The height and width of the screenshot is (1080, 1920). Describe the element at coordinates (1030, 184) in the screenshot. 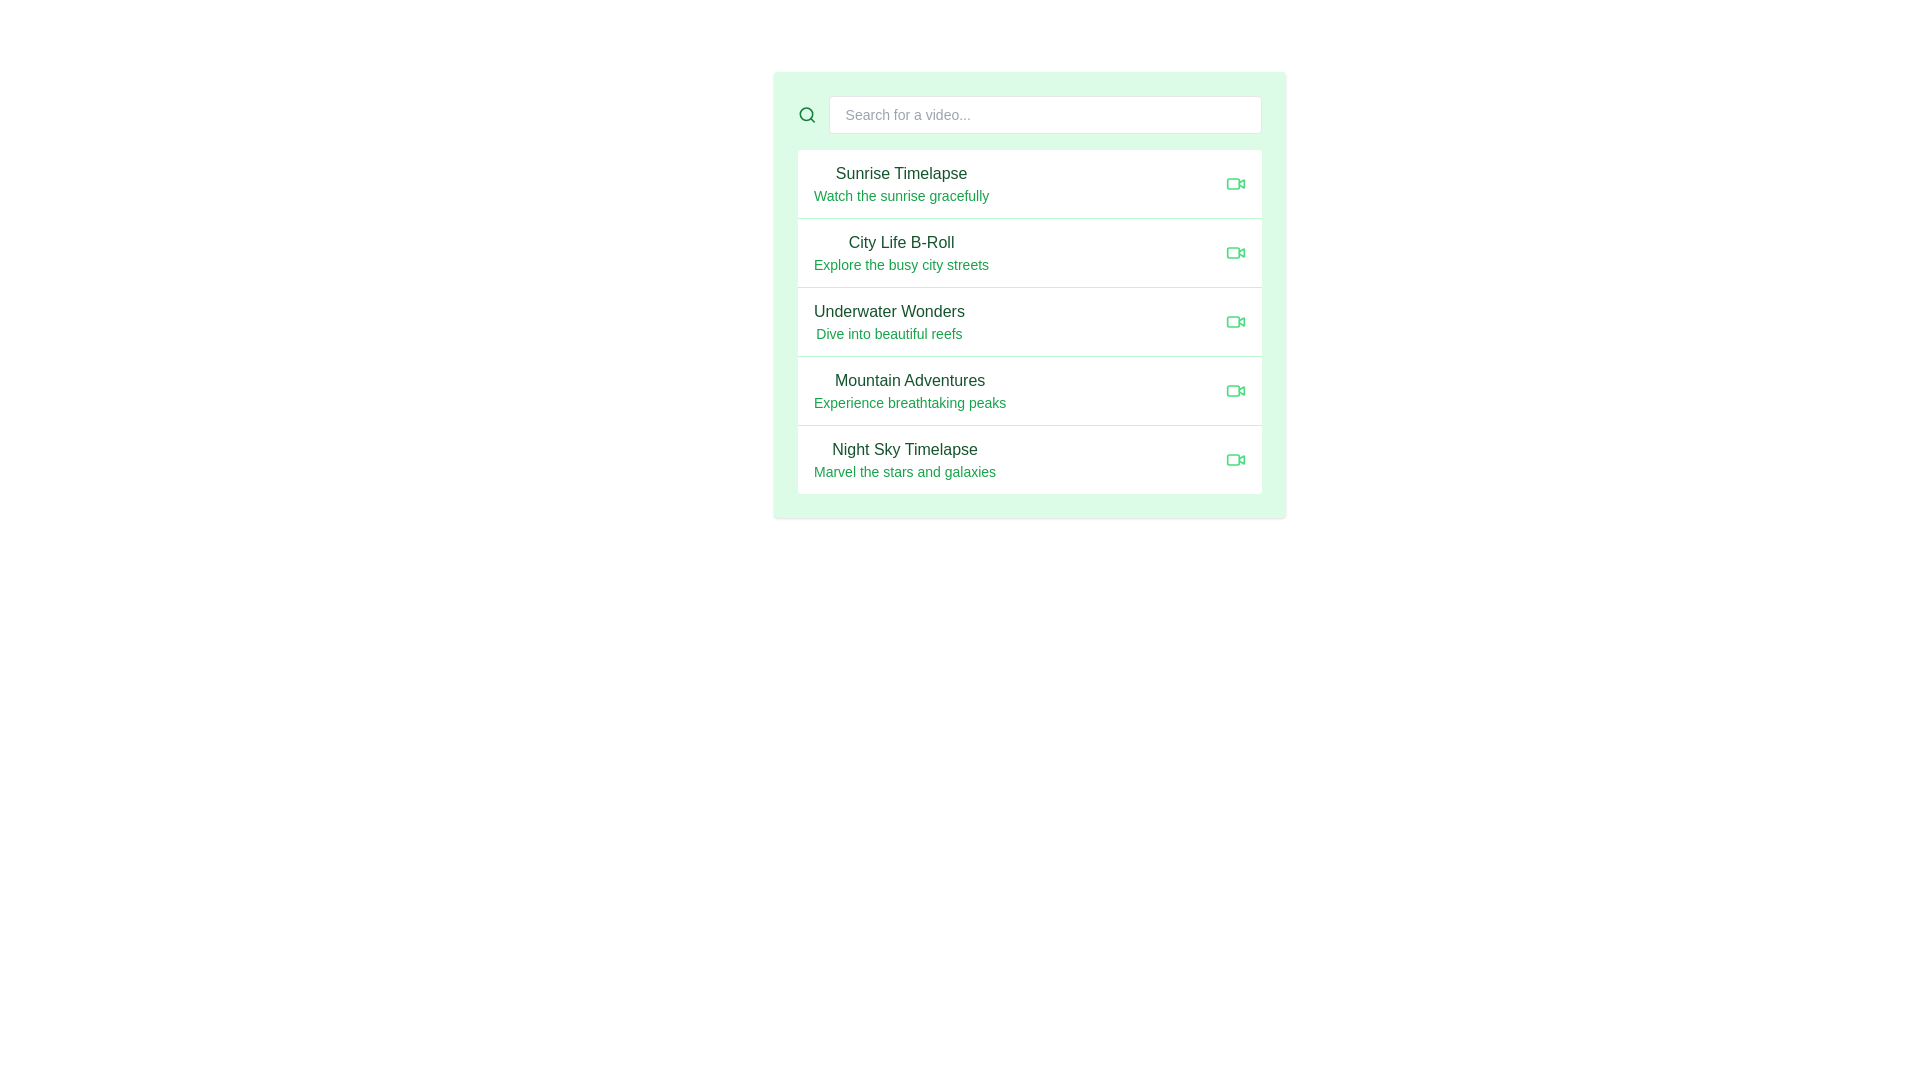

I see `on the first selectable list item at the top of the vertical list` at that location.